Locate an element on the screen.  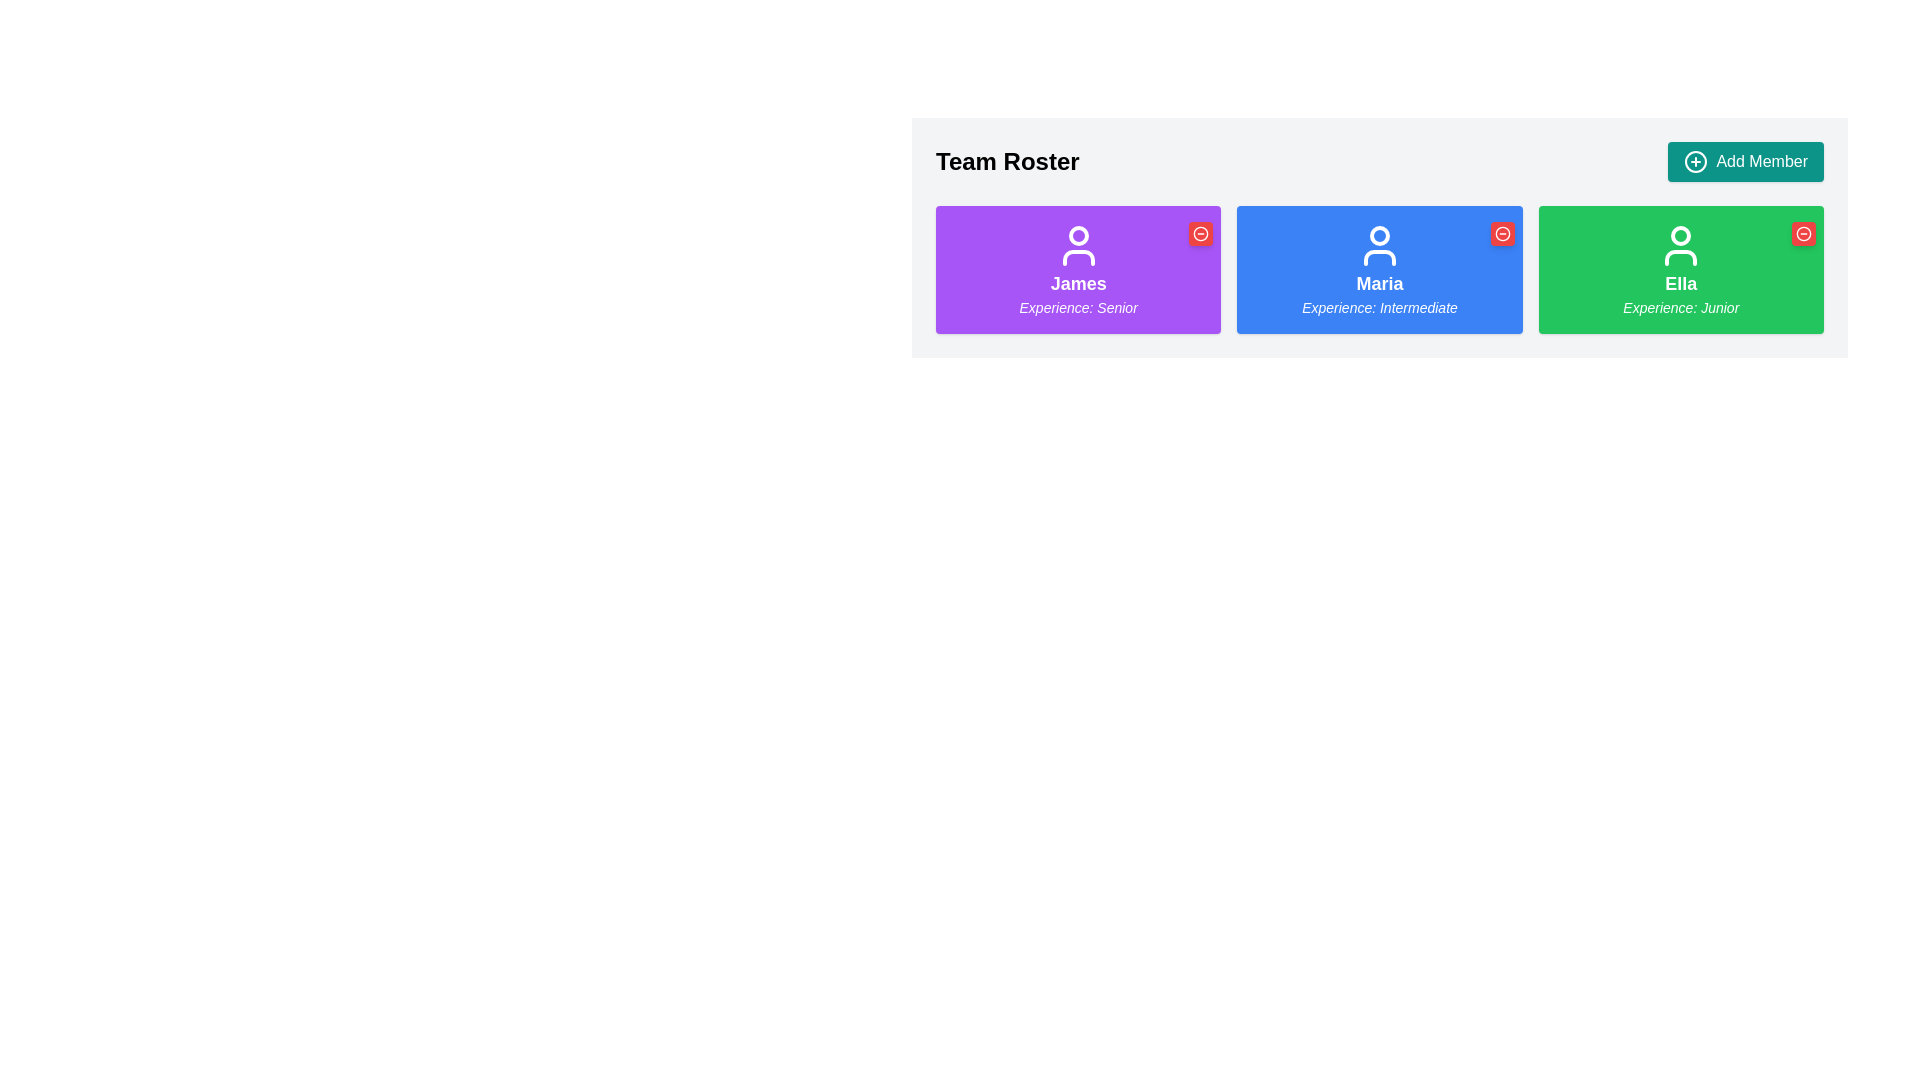
the Circular button icon, which is part of the 'Add Member' button located at the top-right corner of the interface, immediately to the left of the 'Add Member' text is located at coordinates (1695, 161).